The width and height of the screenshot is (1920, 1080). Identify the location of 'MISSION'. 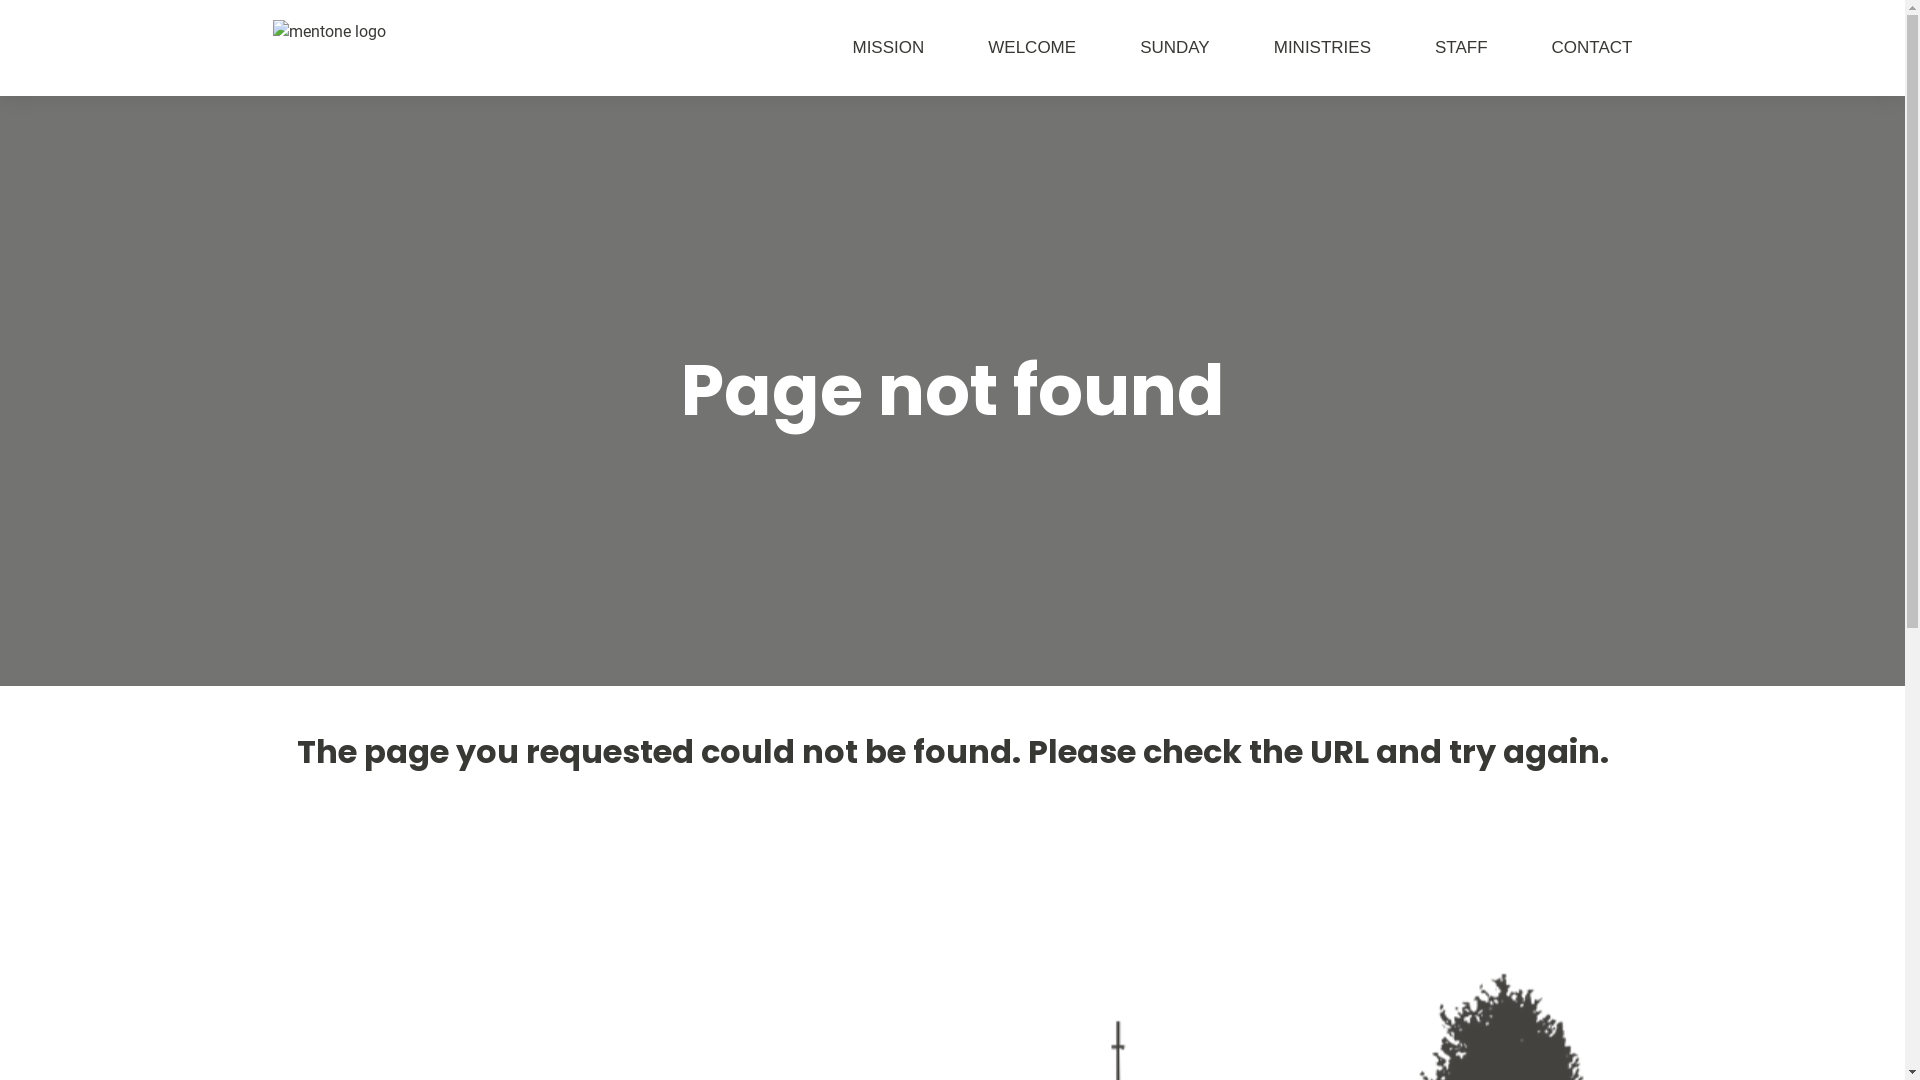
(786, 46).